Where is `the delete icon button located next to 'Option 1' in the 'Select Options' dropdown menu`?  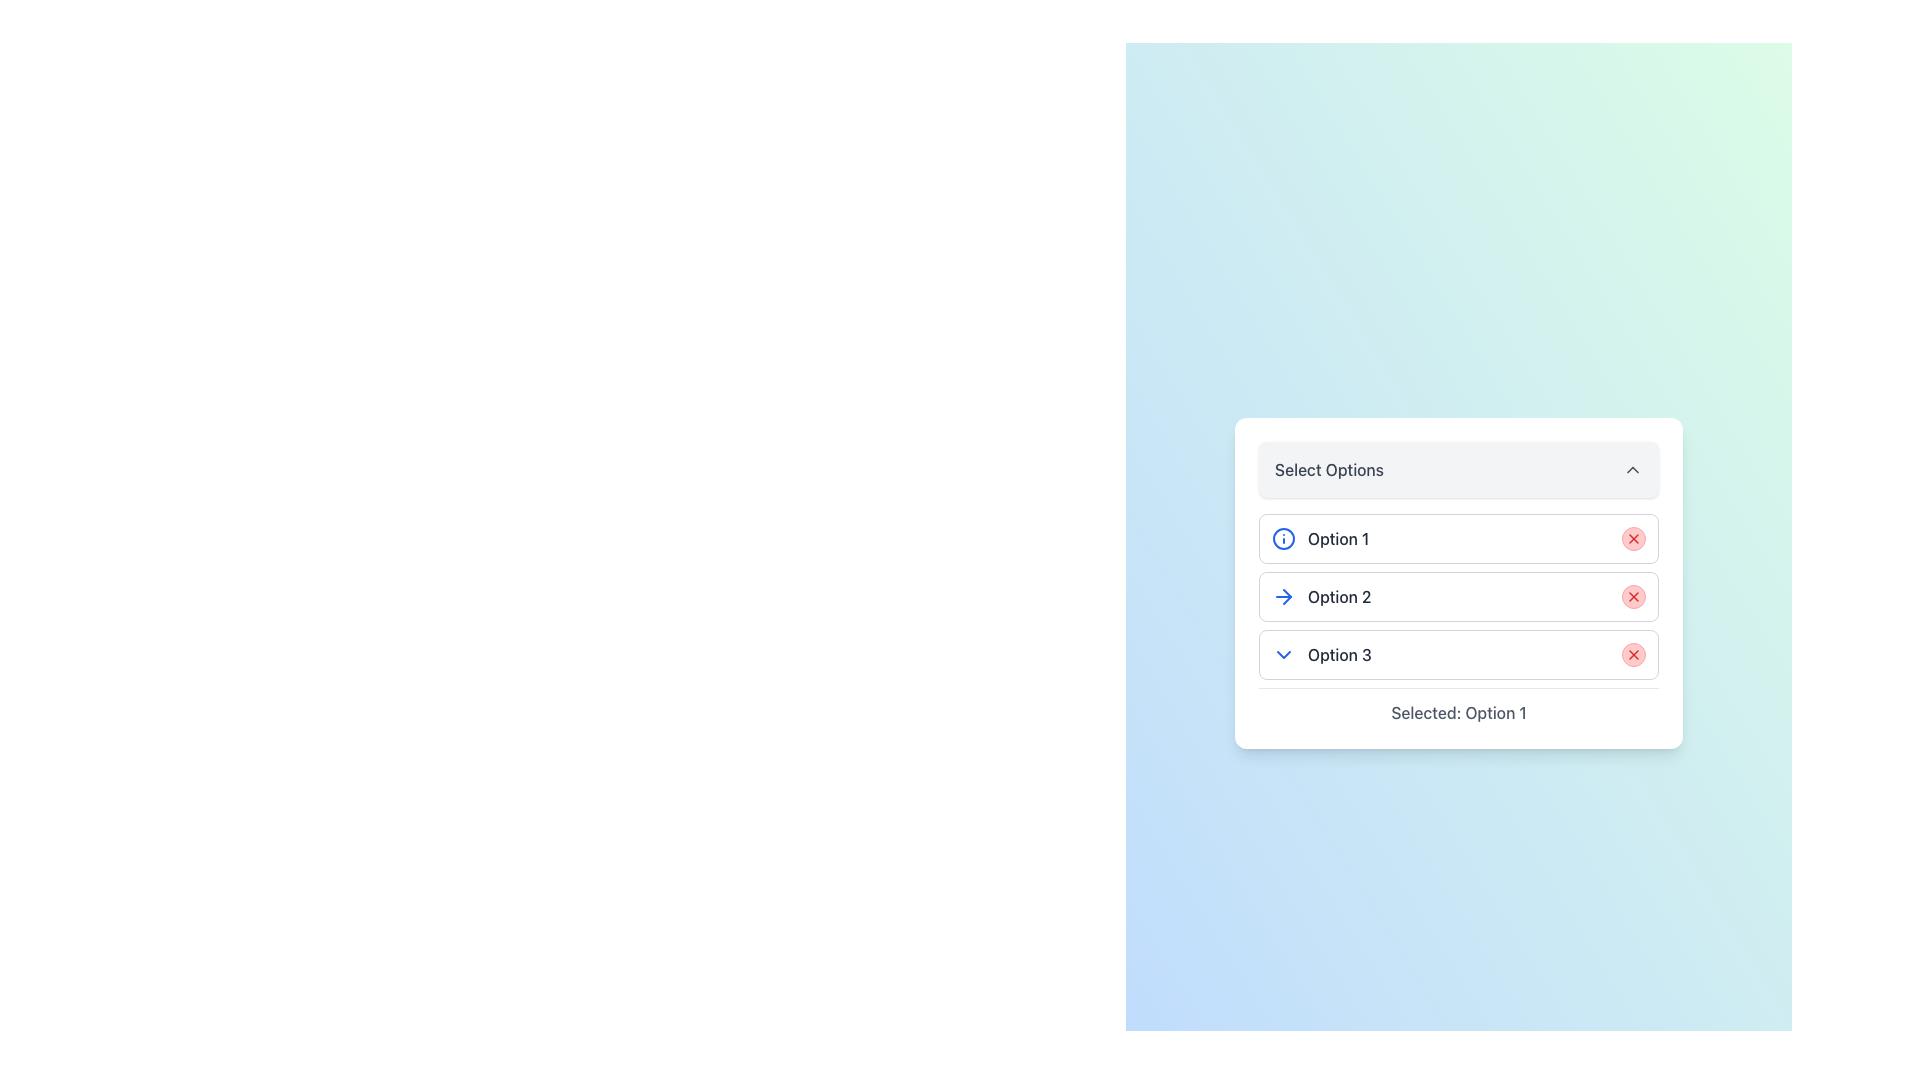 the delete icon button located next to 'Option 1' in the 'Select Options' dropdown menu is located at coordinates (1633, 536).